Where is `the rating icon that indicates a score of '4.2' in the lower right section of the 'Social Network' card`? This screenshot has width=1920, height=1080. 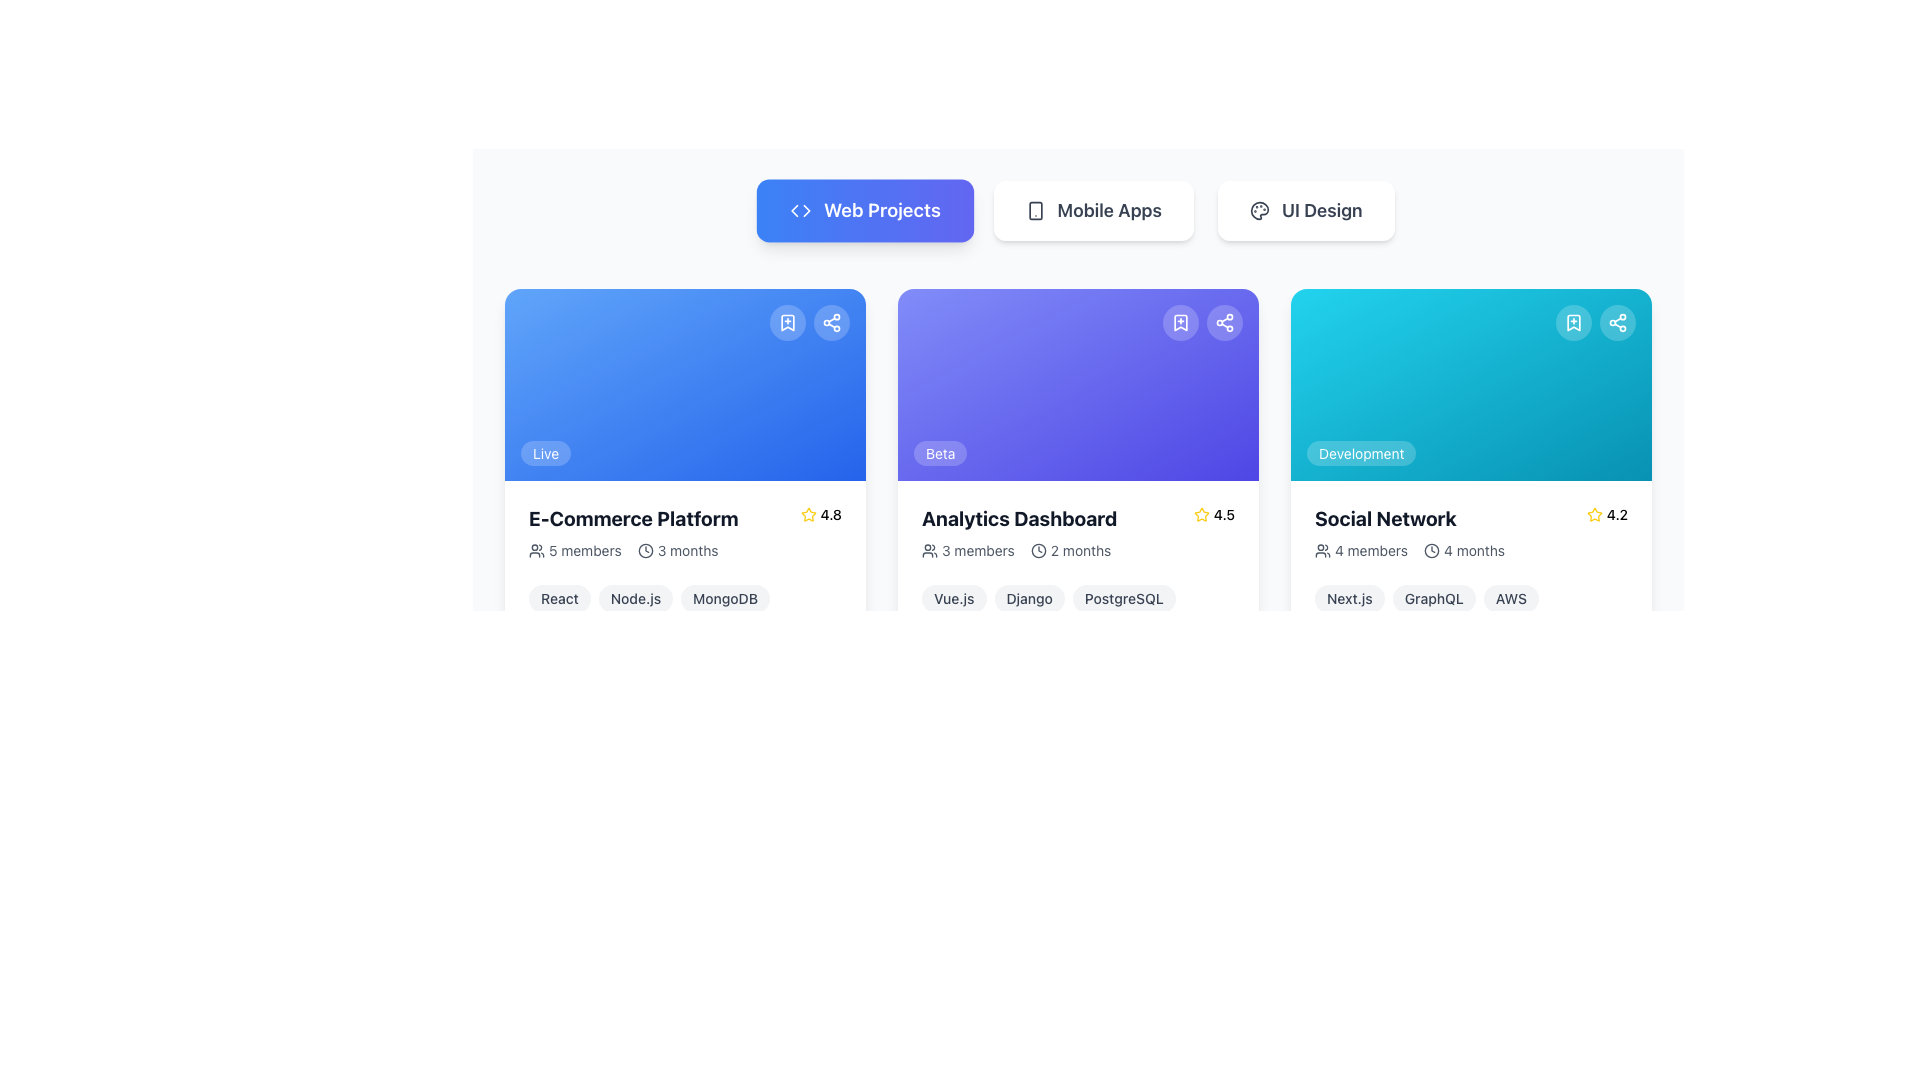
the rating icon that indicates a score of '4.2' in the lower right section of the 'Social Network' card is located at coordinates (1593, 514).